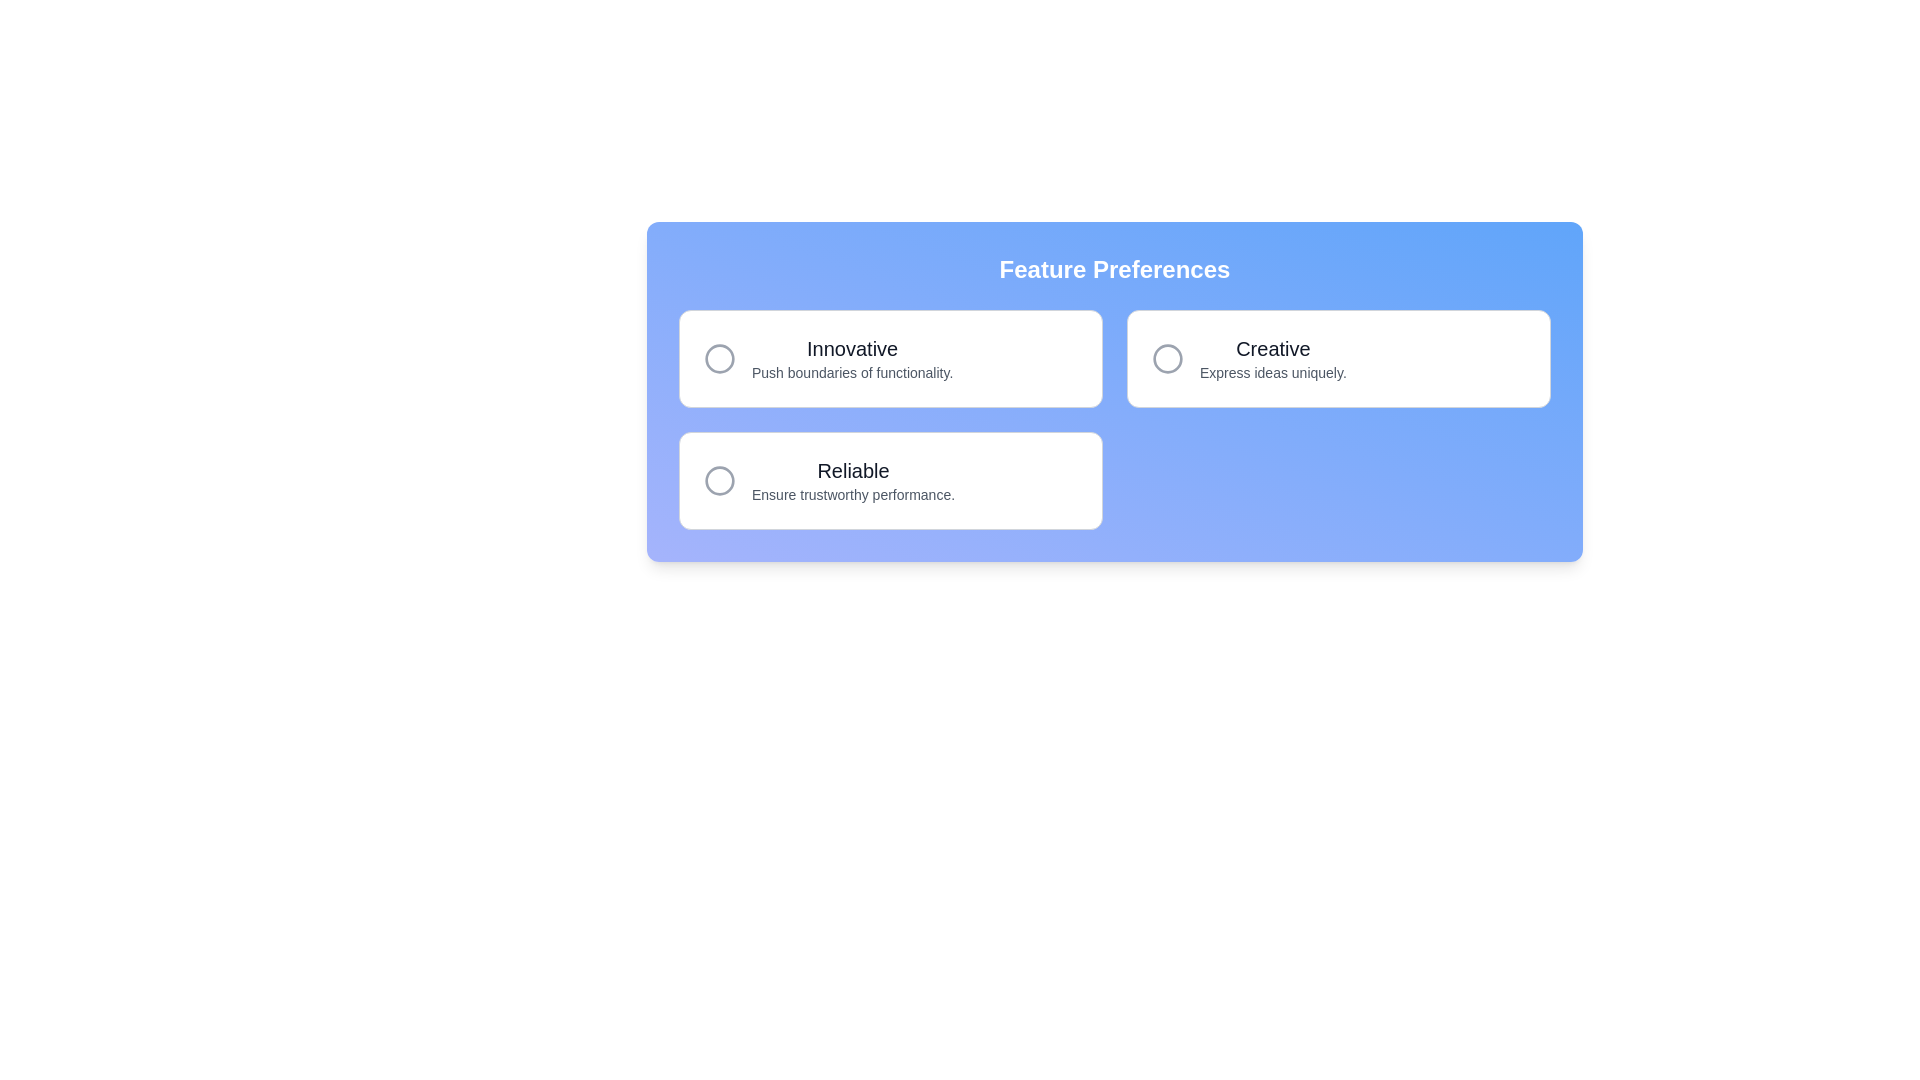 The width and height of the screenshot is (1920, 1080). What do you see at coordinates (890, 357) in the screenshot?
I see `the top-left selectable card in the 'Feature Preferences' section` at bounding box center [890, 357].